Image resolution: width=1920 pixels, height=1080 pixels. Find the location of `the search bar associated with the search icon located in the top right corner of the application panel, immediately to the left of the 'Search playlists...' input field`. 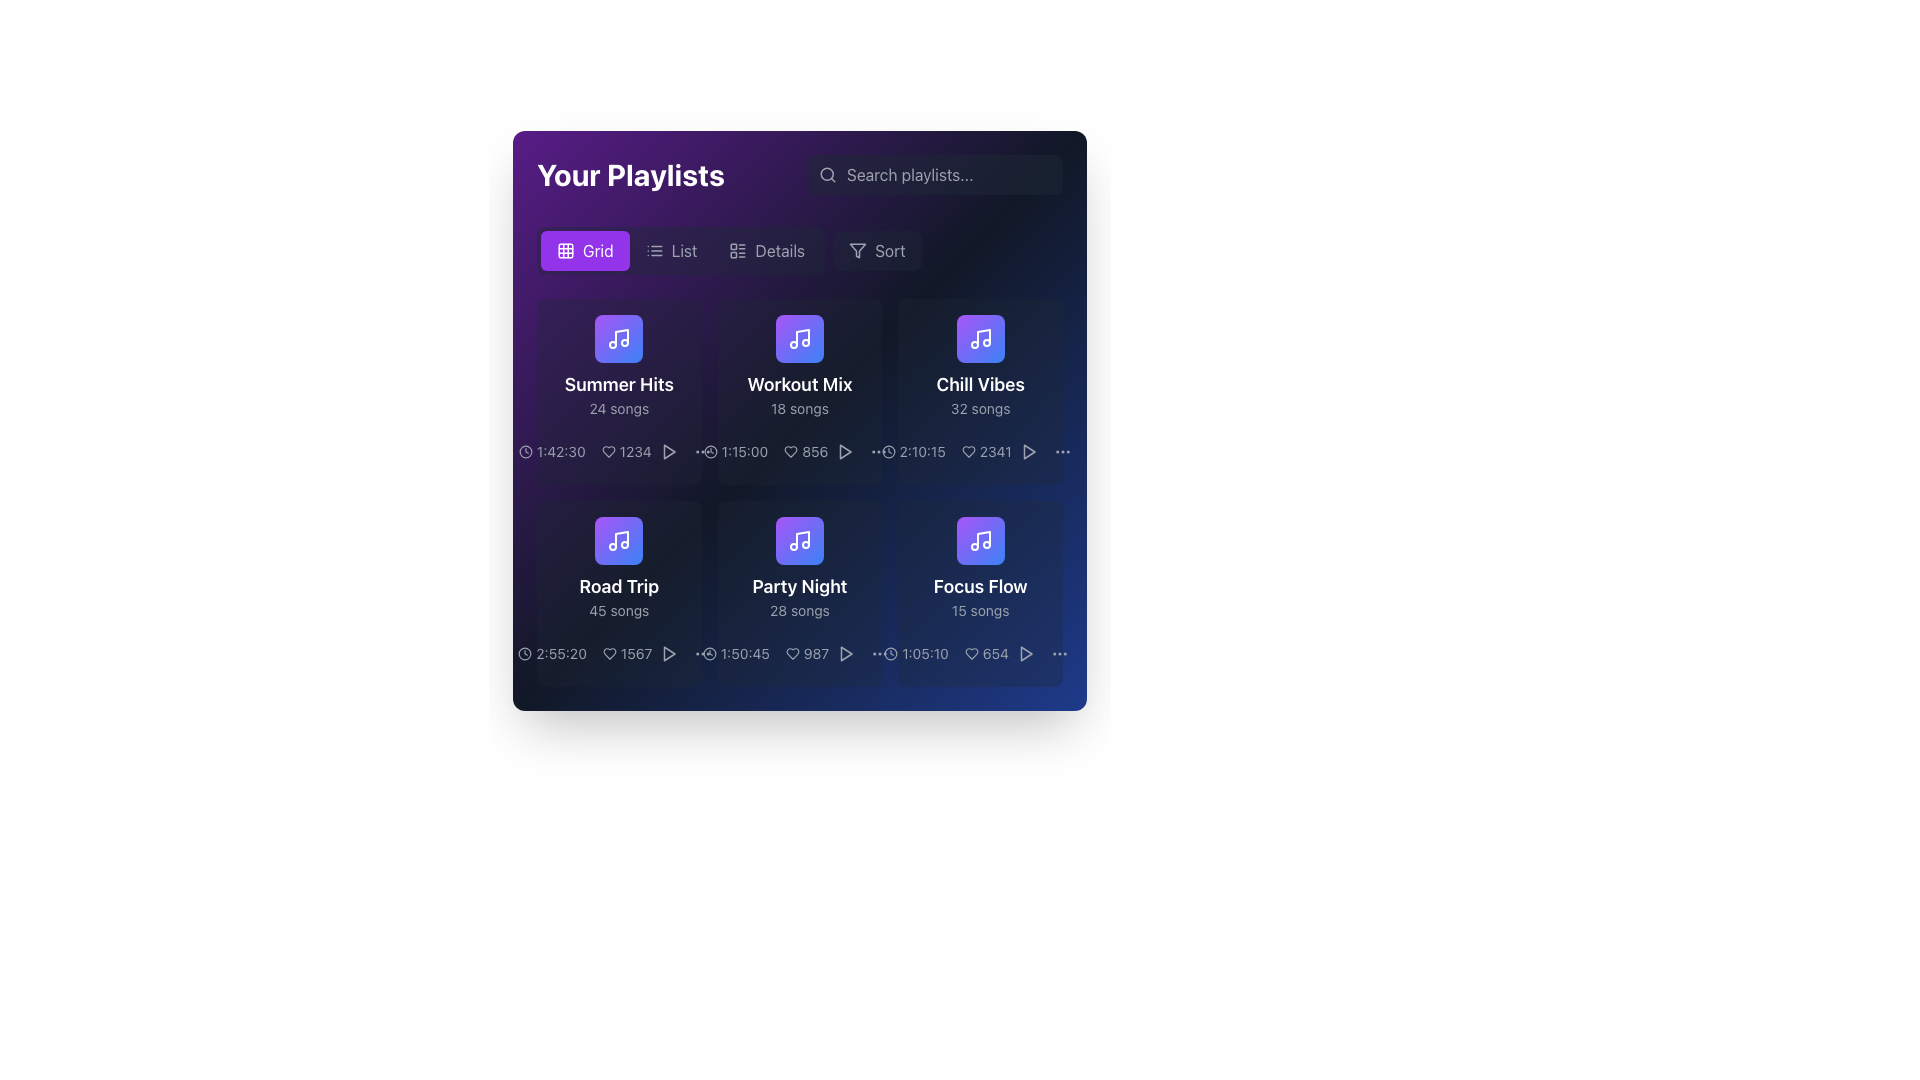

the search bar associated with the search icon located in the top right corner of the application panel, immediately to the left of the 'Search playlists...' input field is located at coordinates (828, 173).